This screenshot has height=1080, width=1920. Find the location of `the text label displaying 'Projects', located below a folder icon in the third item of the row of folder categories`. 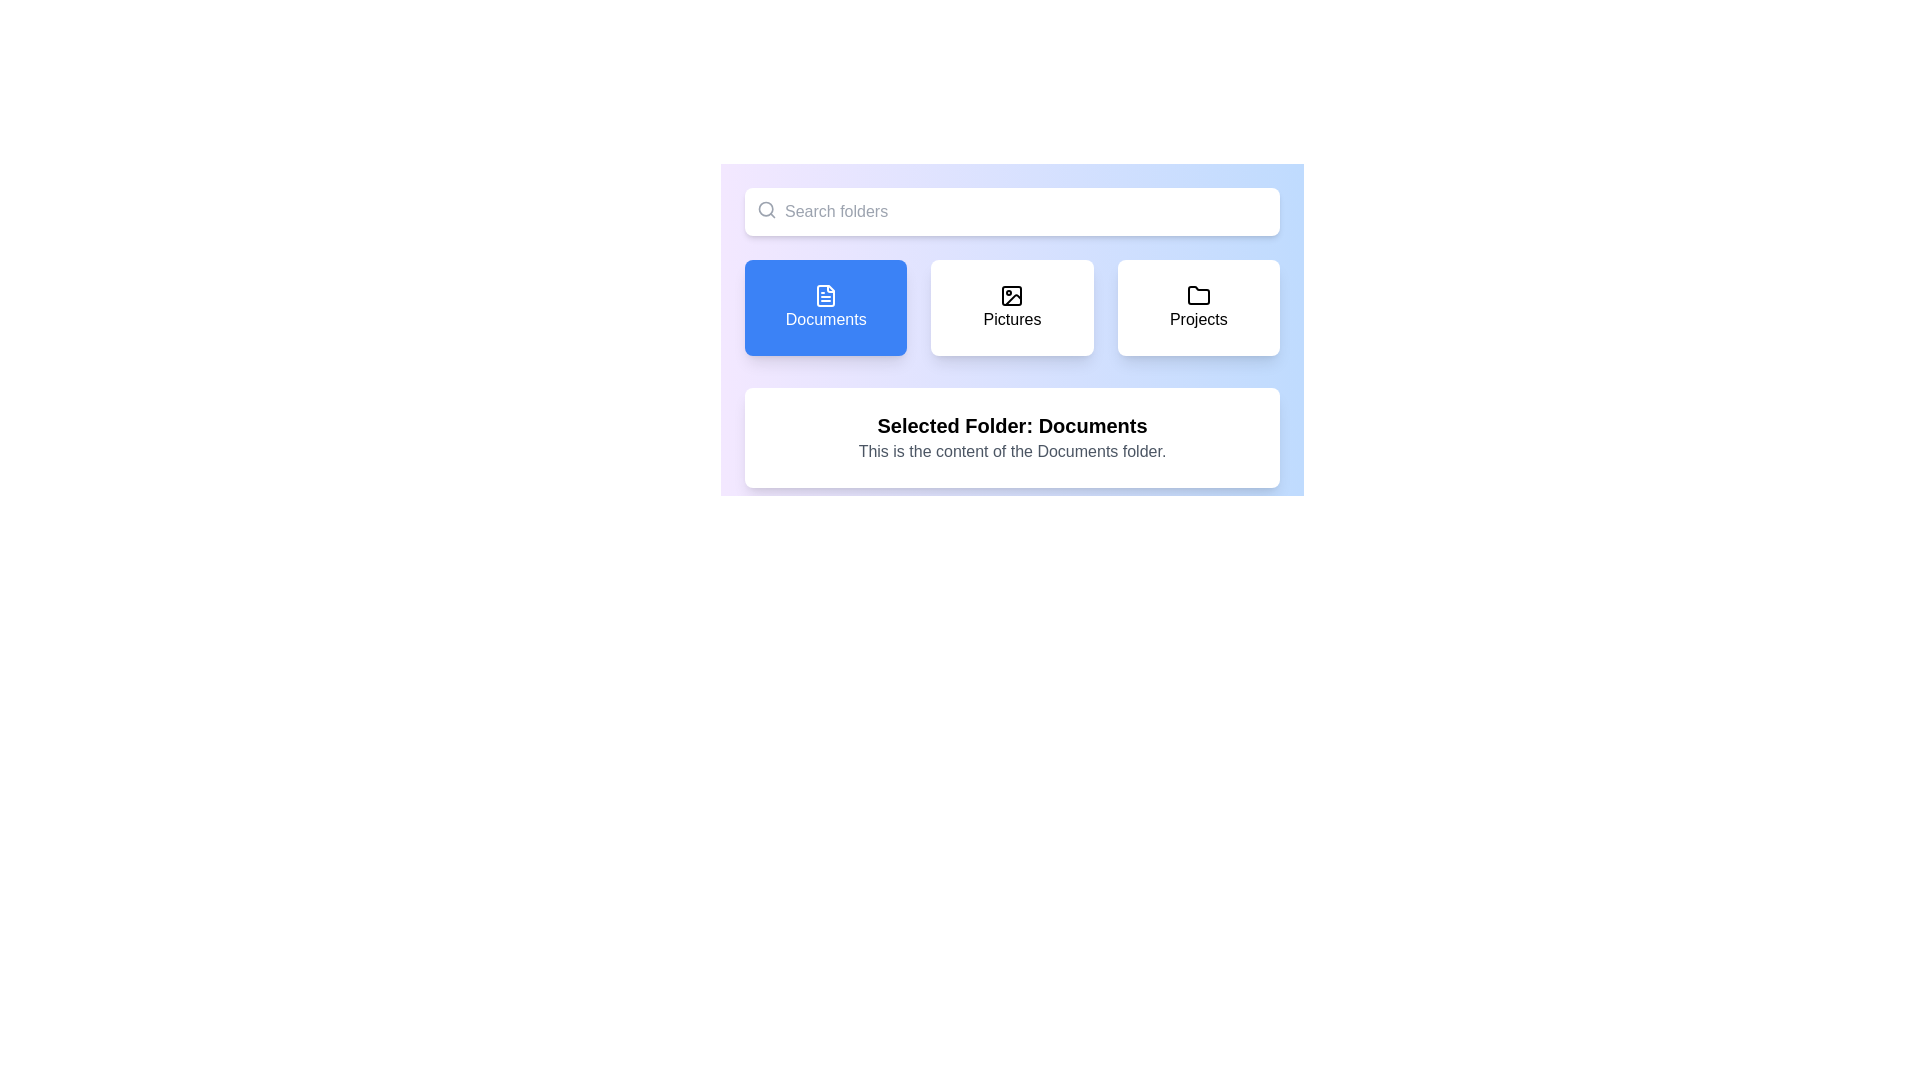

the text label displaying 'Projects', located below a folder icon in the third item of the row of folder categories is located at coordinates (1198, 319).